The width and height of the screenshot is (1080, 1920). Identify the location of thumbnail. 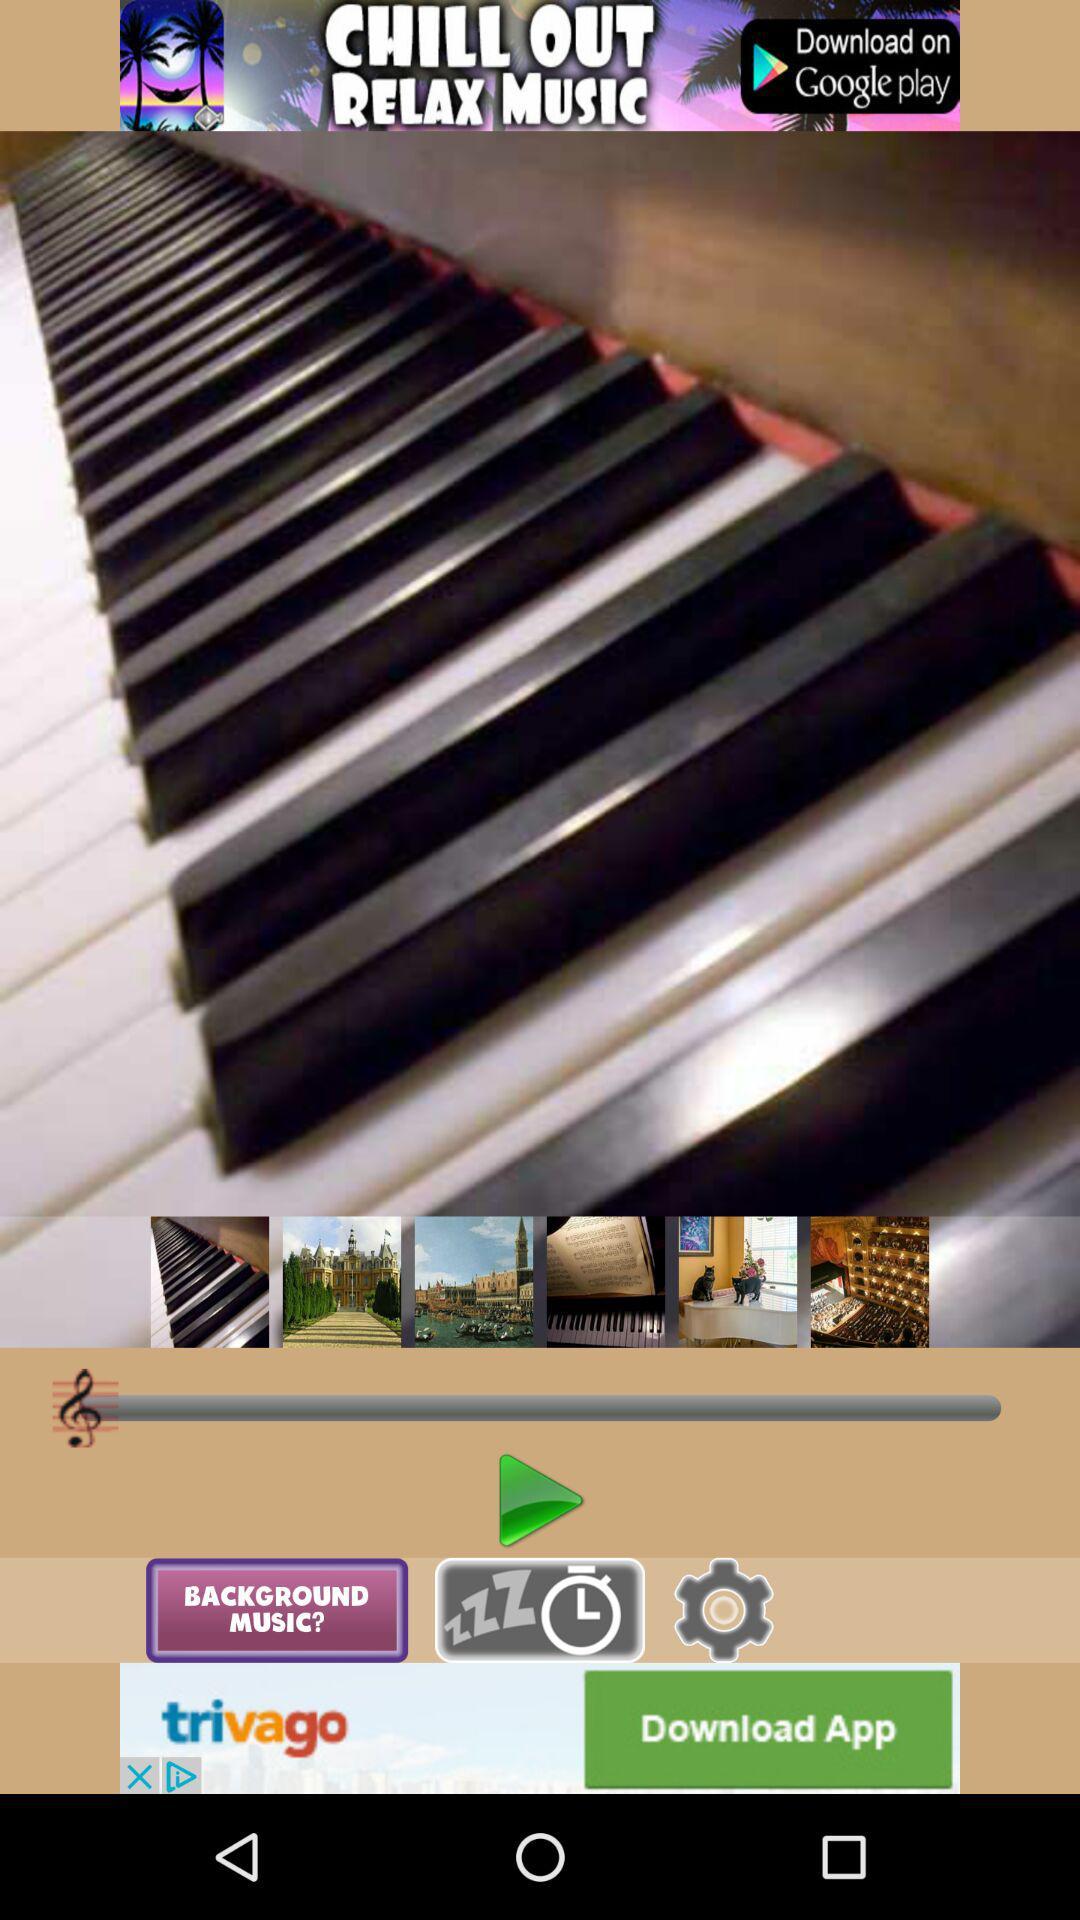
(737, 1282).